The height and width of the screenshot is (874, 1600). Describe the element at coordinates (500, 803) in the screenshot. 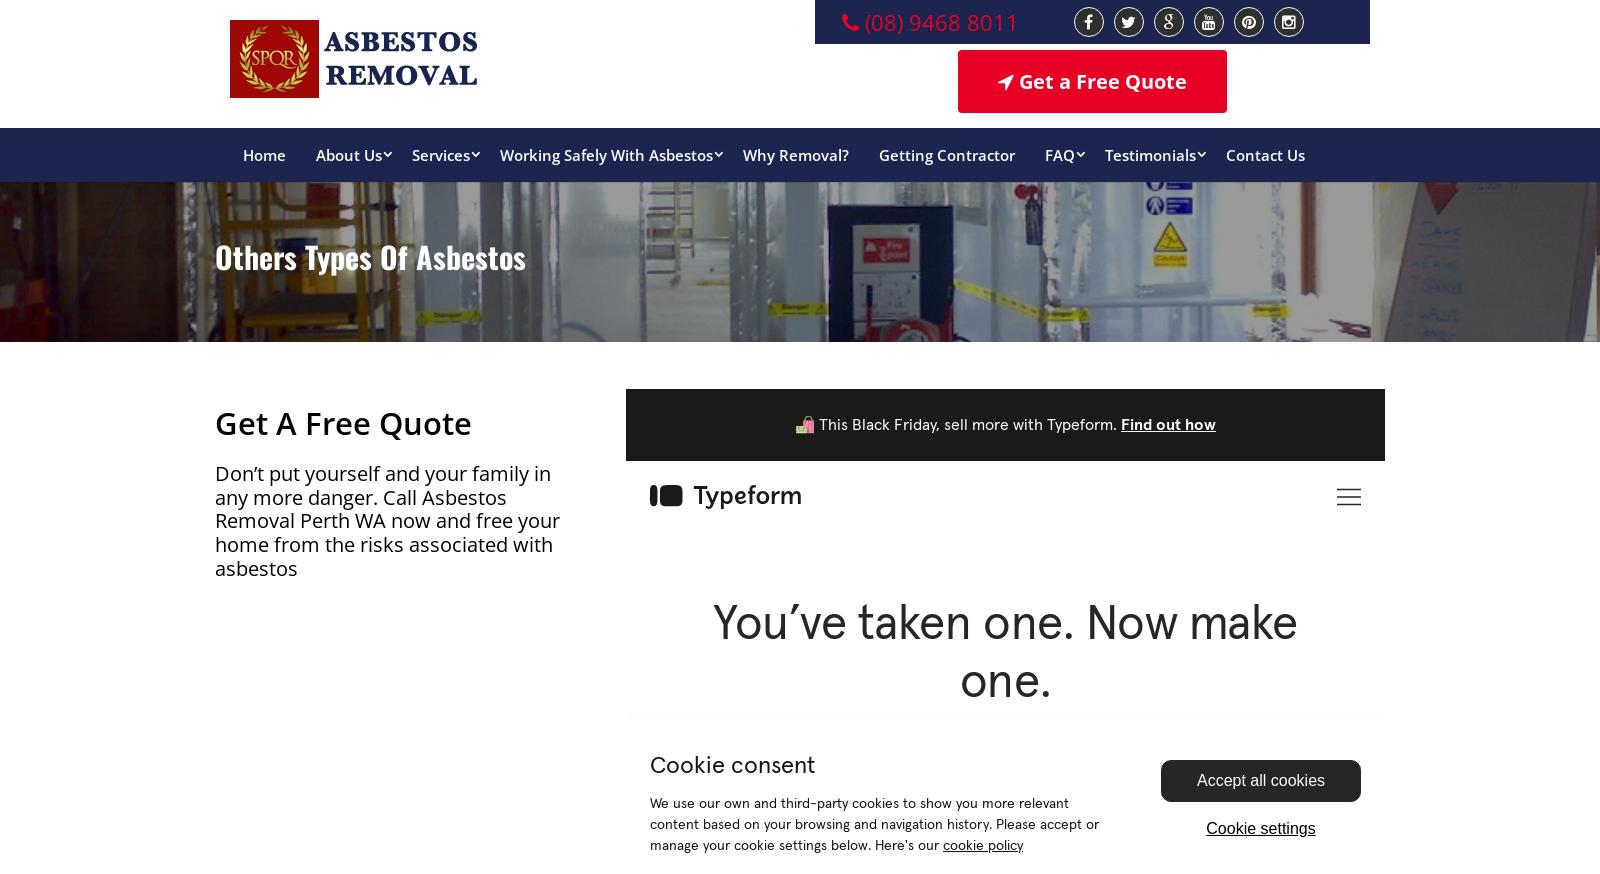

I see `'Asbestos Cladding'` at that location.